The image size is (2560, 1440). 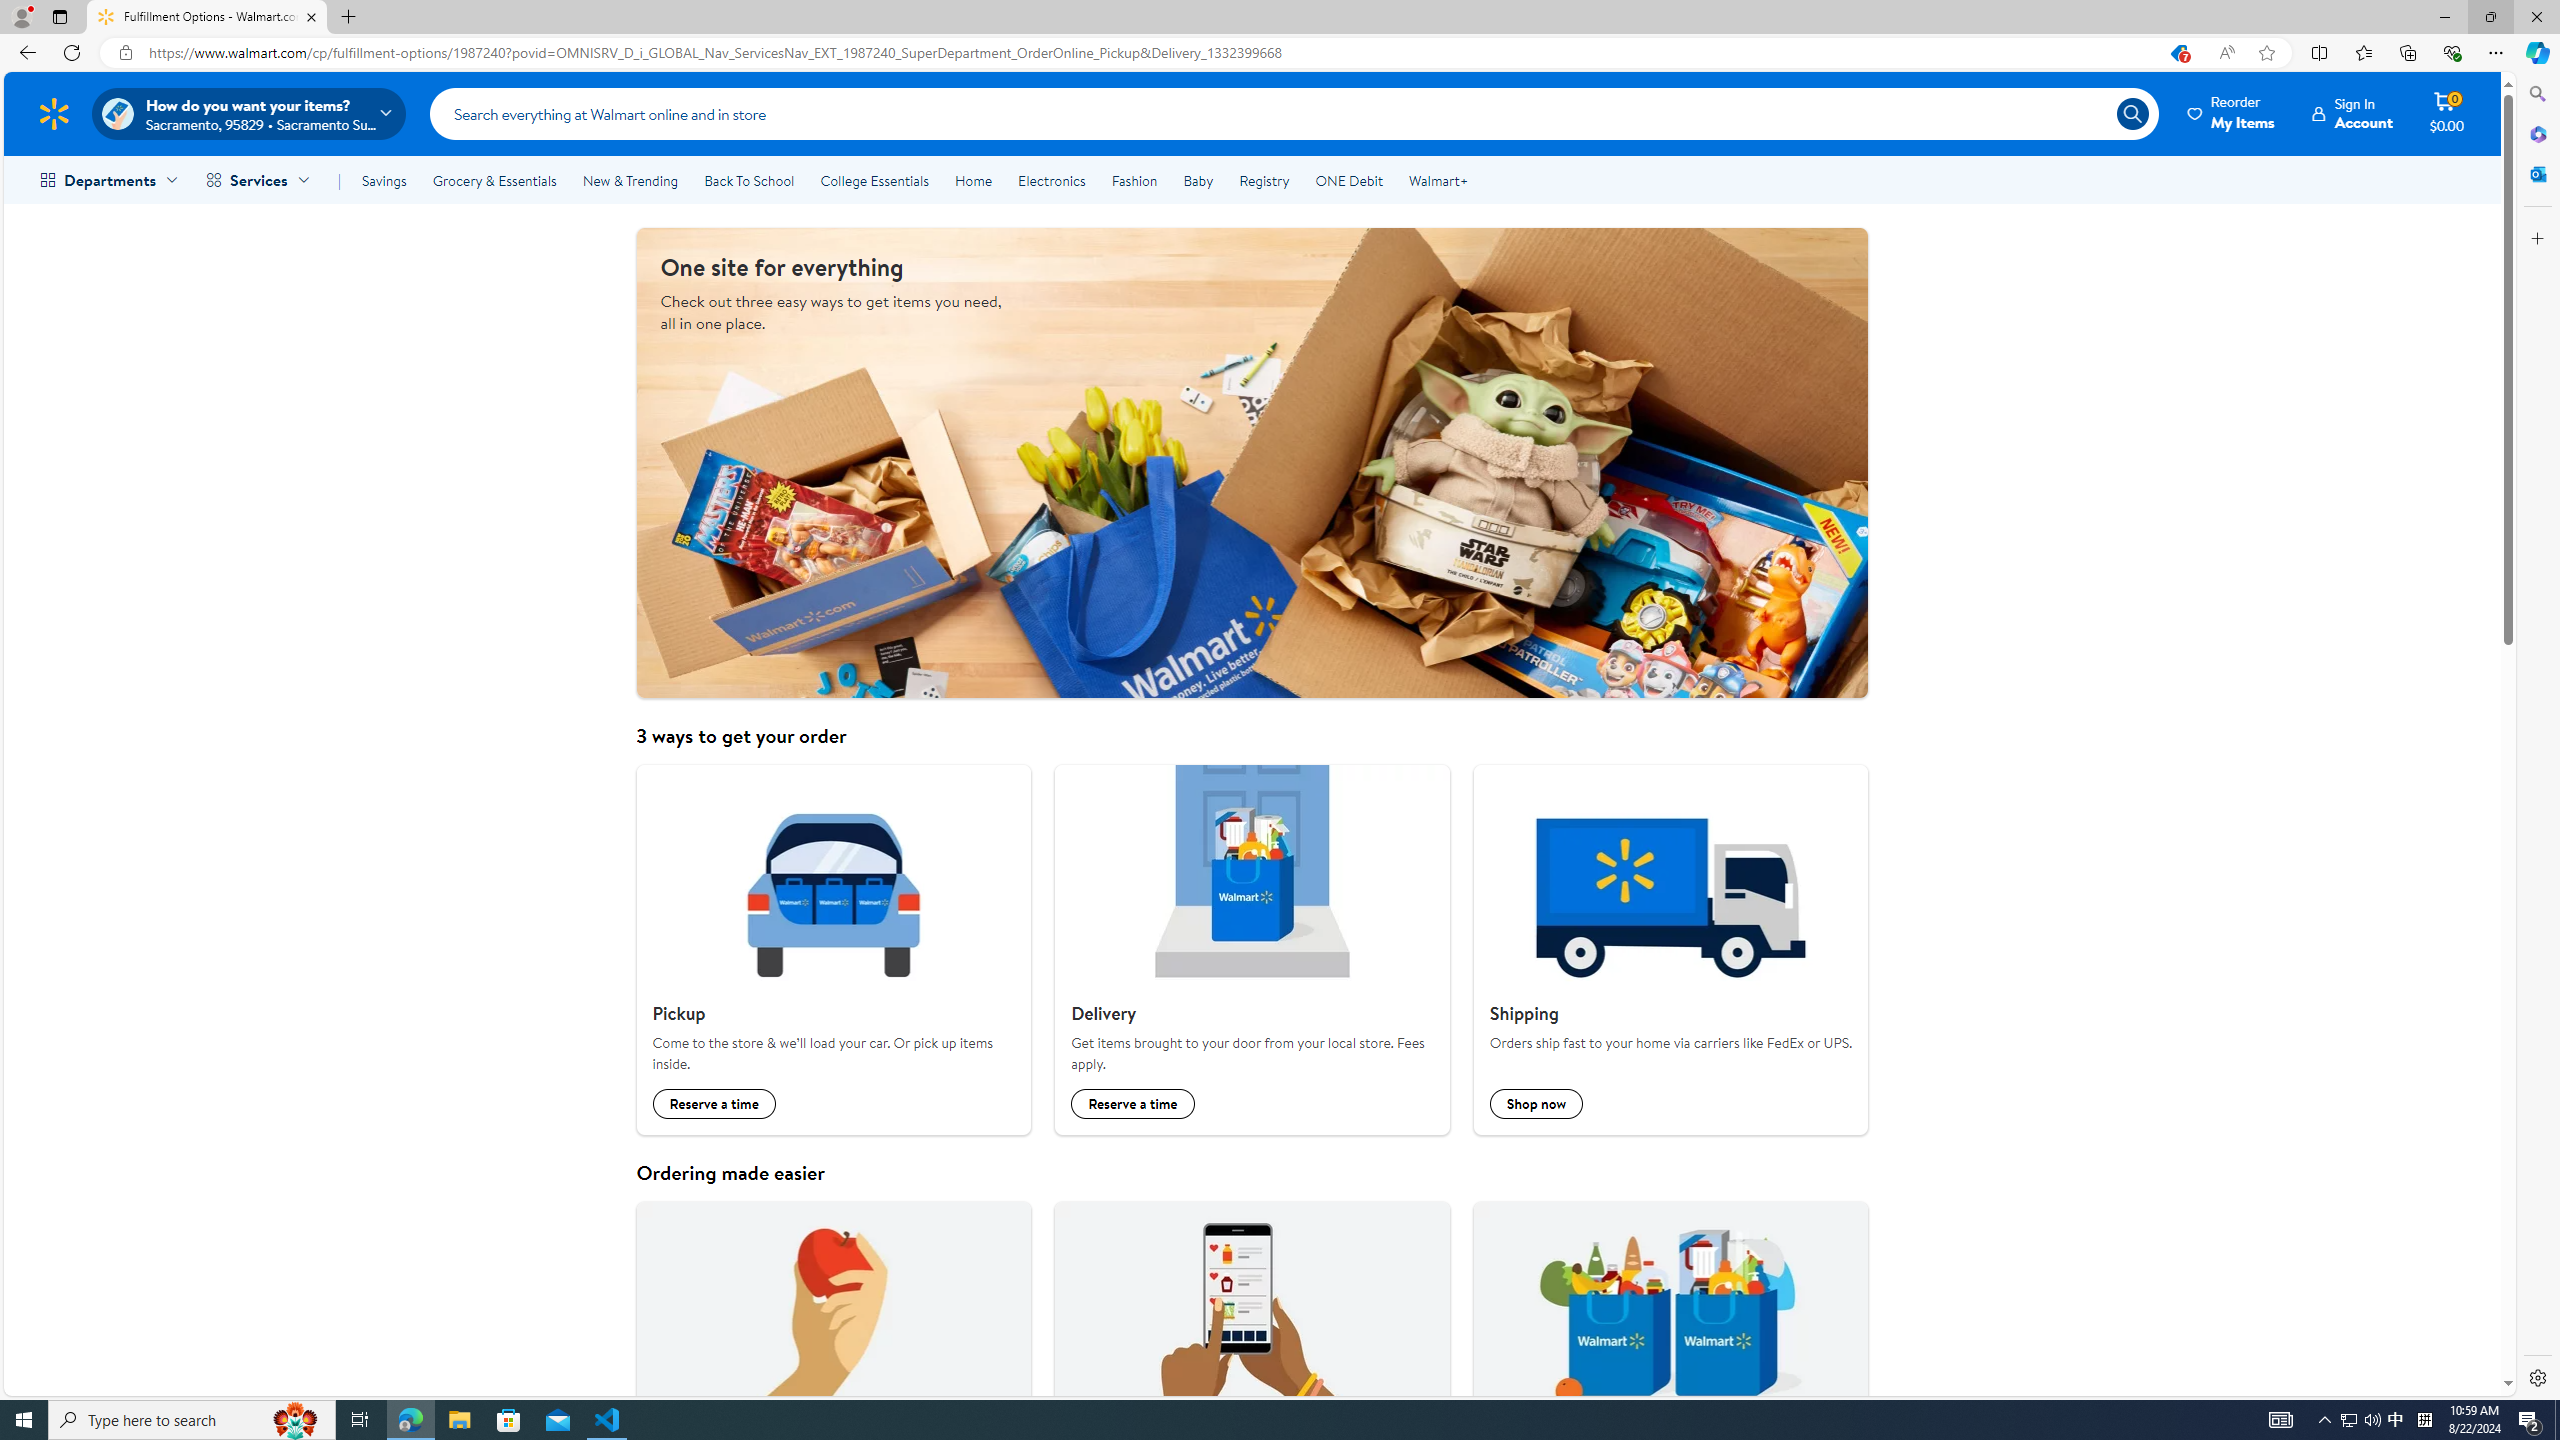 I want to click on 'Electronics', so click(x=1051, y=180).